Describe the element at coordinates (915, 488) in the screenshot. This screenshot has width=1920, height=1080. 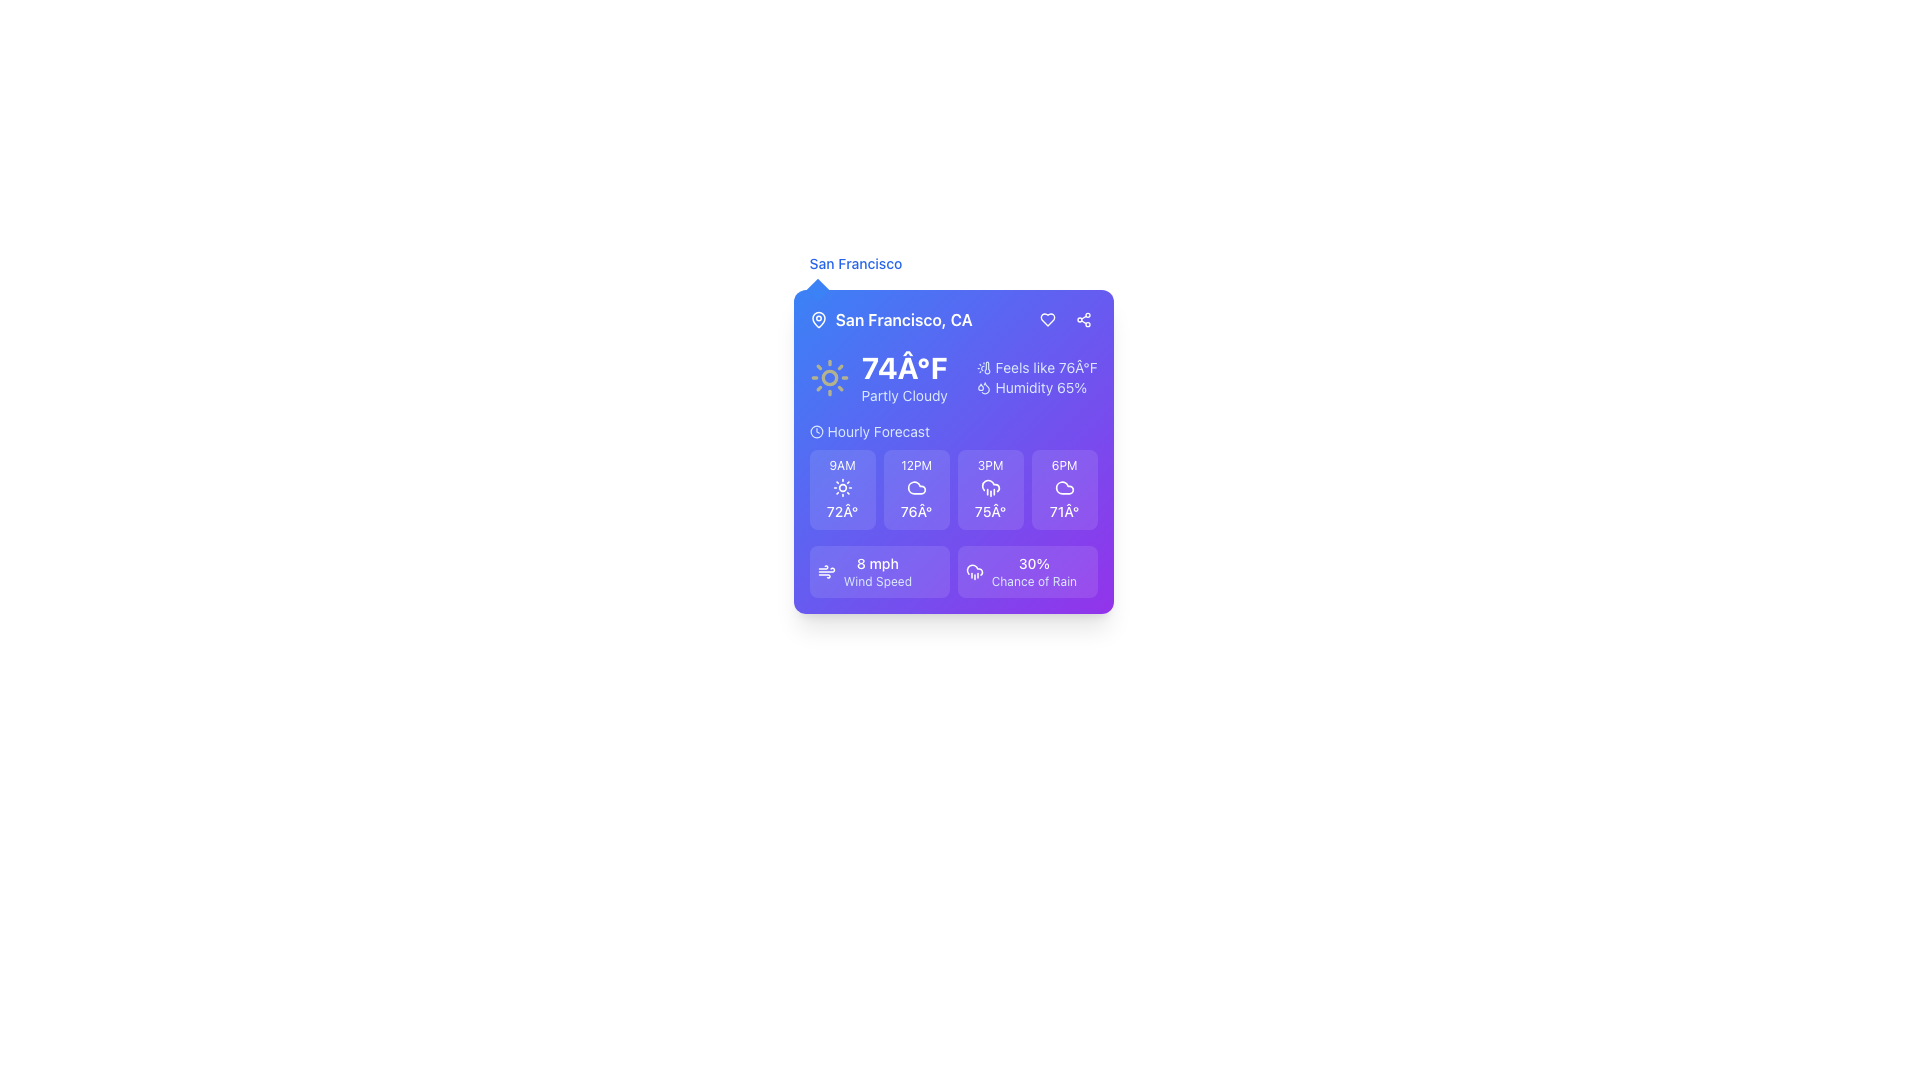
I see `the cloudy conditions vector graphic icon in the weather forecast card` at that location.